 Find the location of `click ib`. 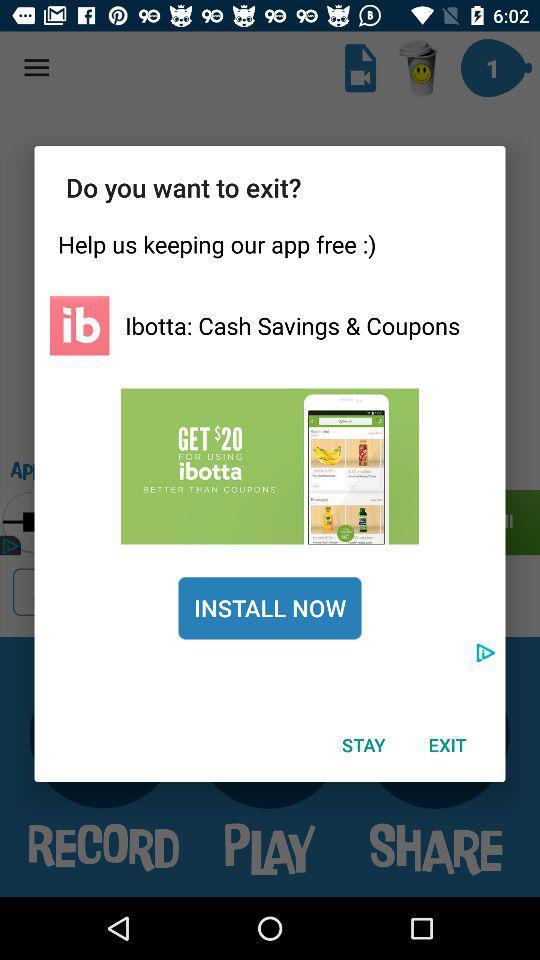

click ib is located at coordinates (78, 325).